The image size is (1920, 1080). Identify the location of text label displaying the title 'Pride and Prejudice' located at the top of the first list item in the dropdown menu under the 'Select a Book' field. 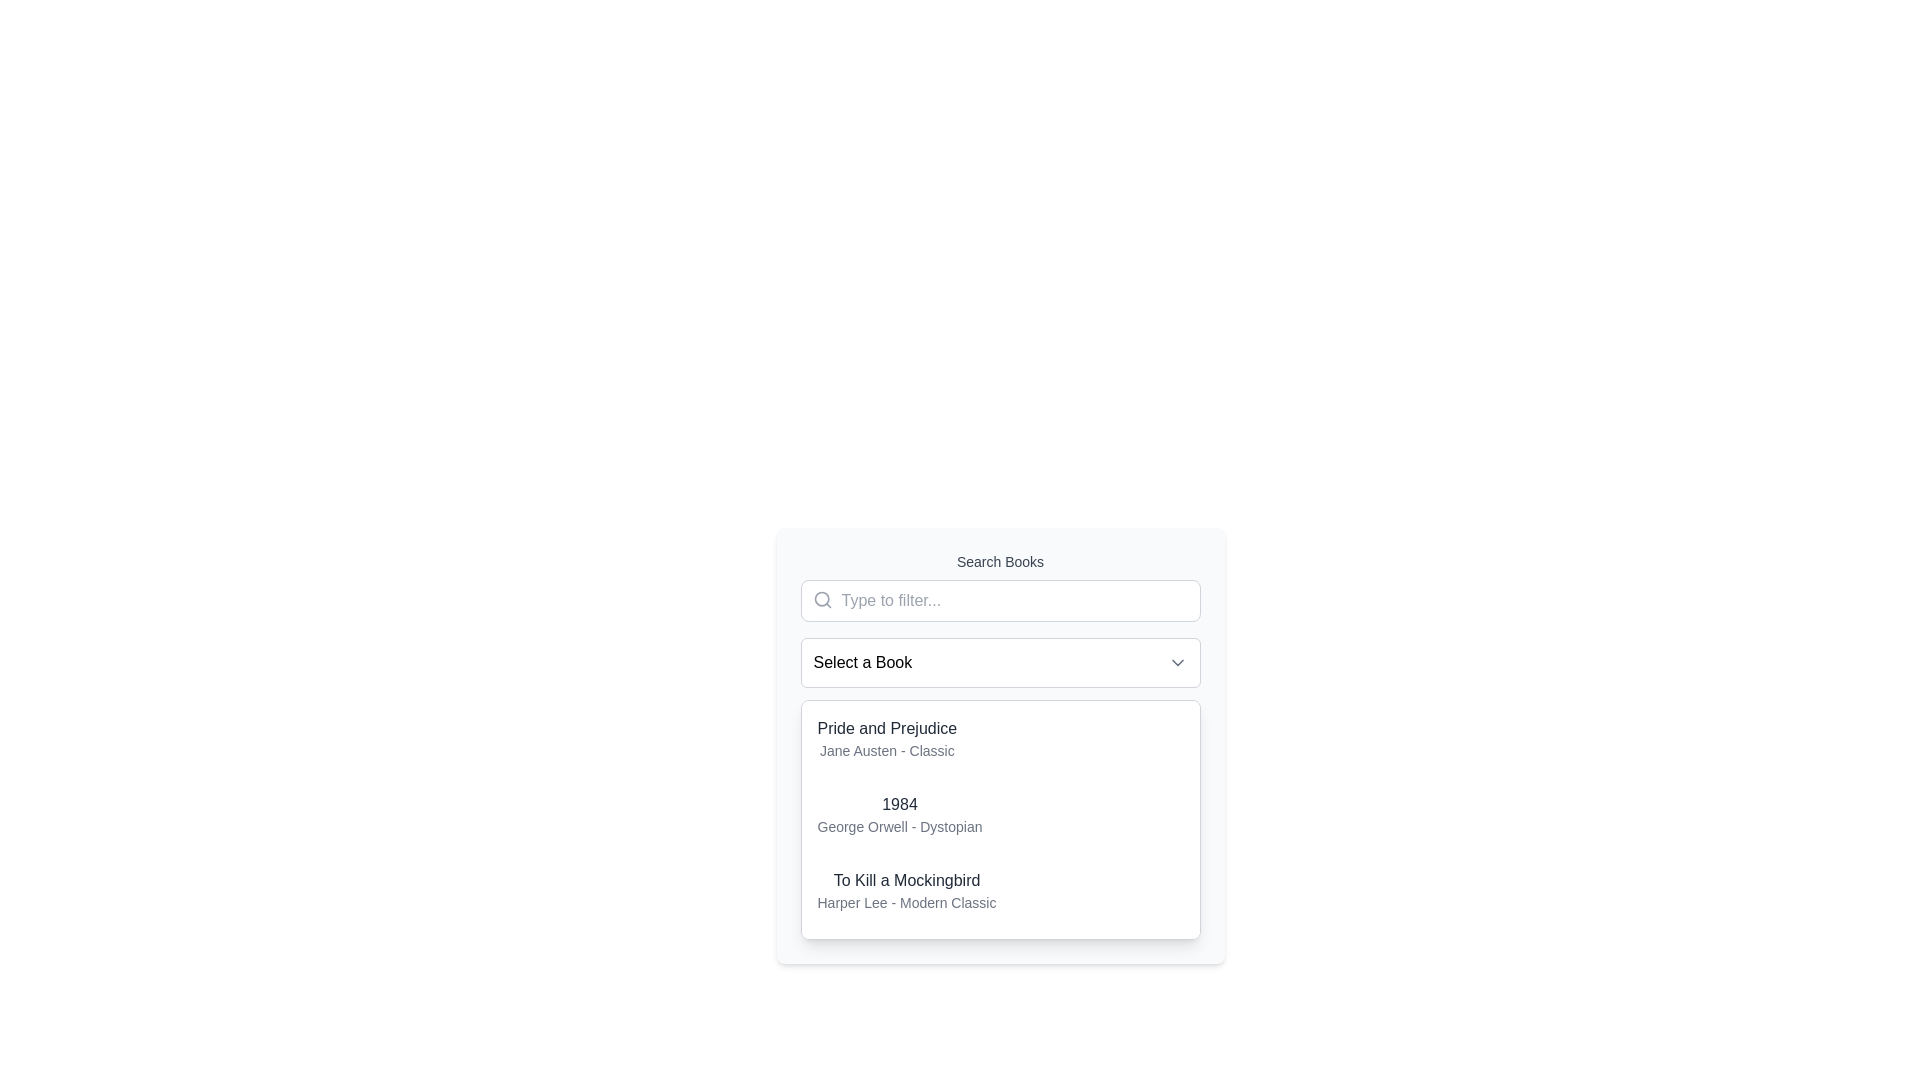
(886, 729).